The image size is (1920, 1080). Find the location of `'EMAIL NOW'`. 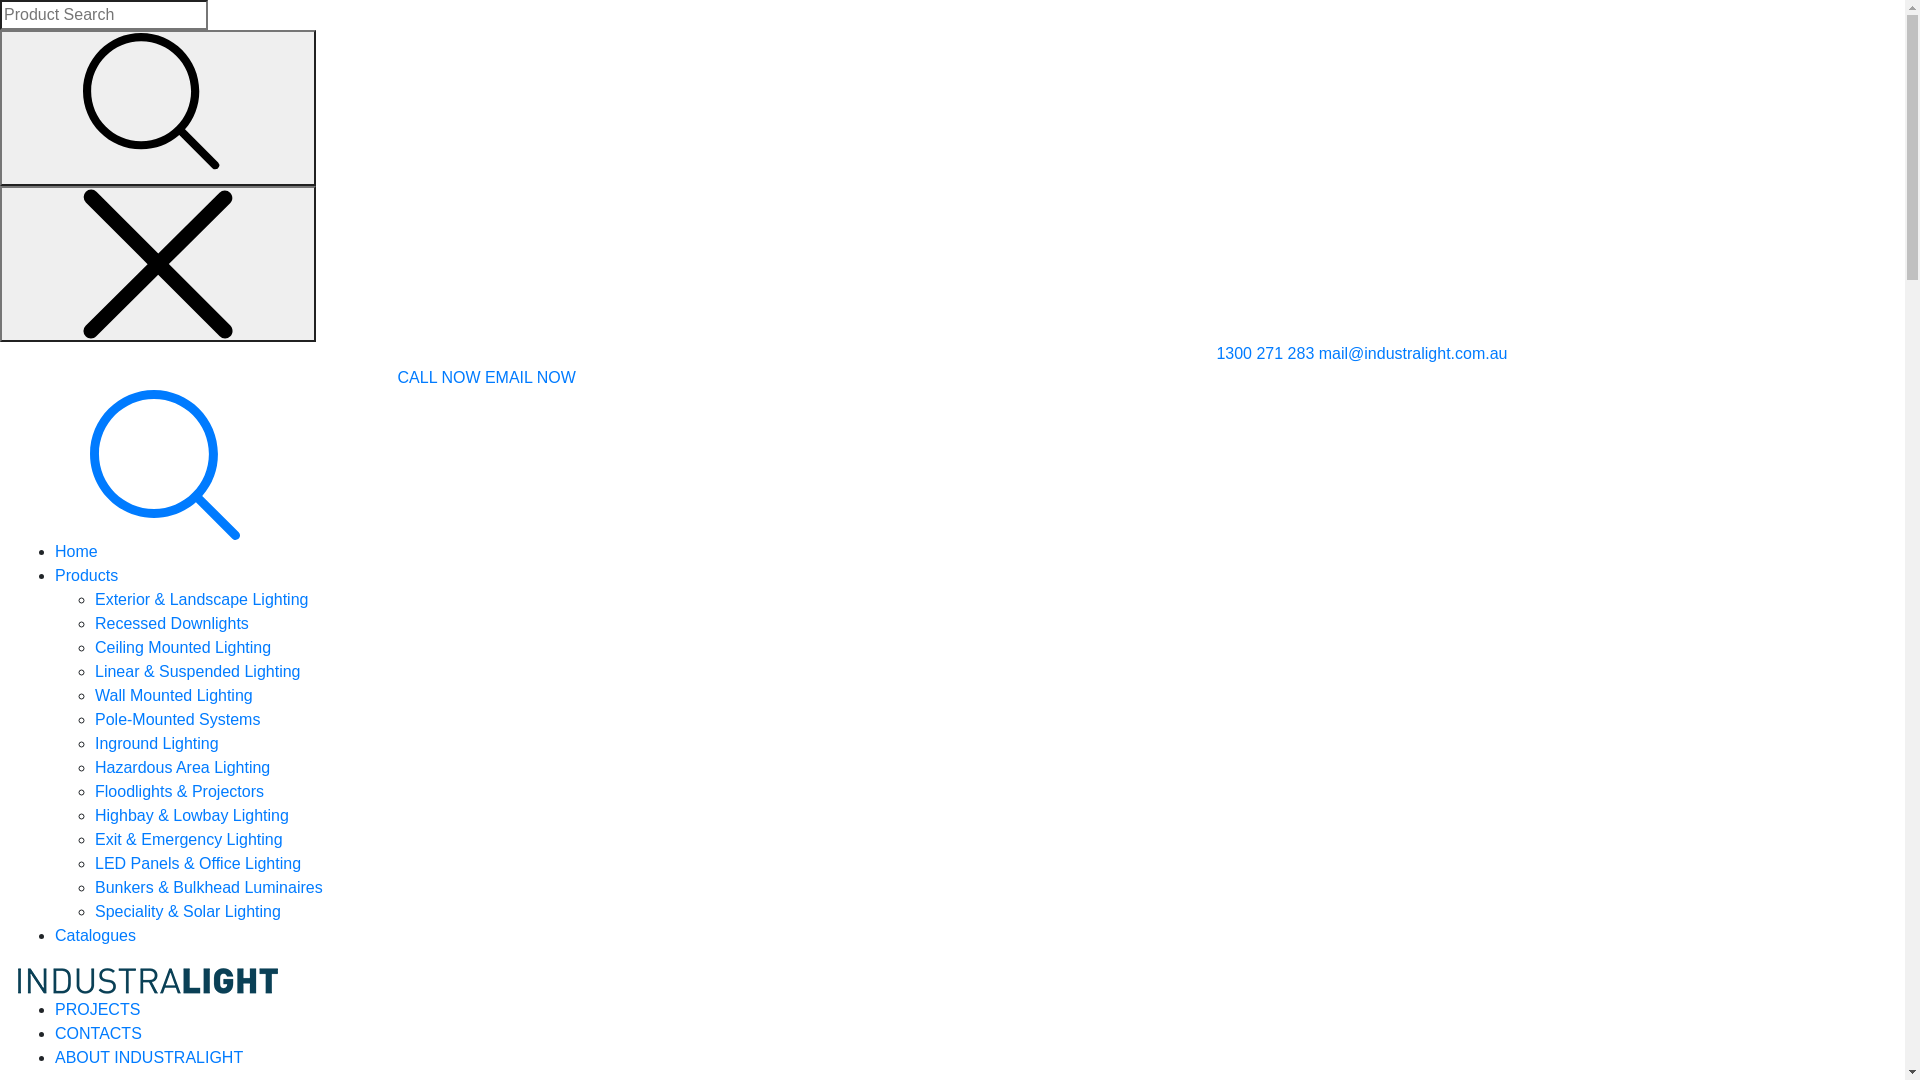

'EMAIL NOW' is located at coordinates (484, 377).